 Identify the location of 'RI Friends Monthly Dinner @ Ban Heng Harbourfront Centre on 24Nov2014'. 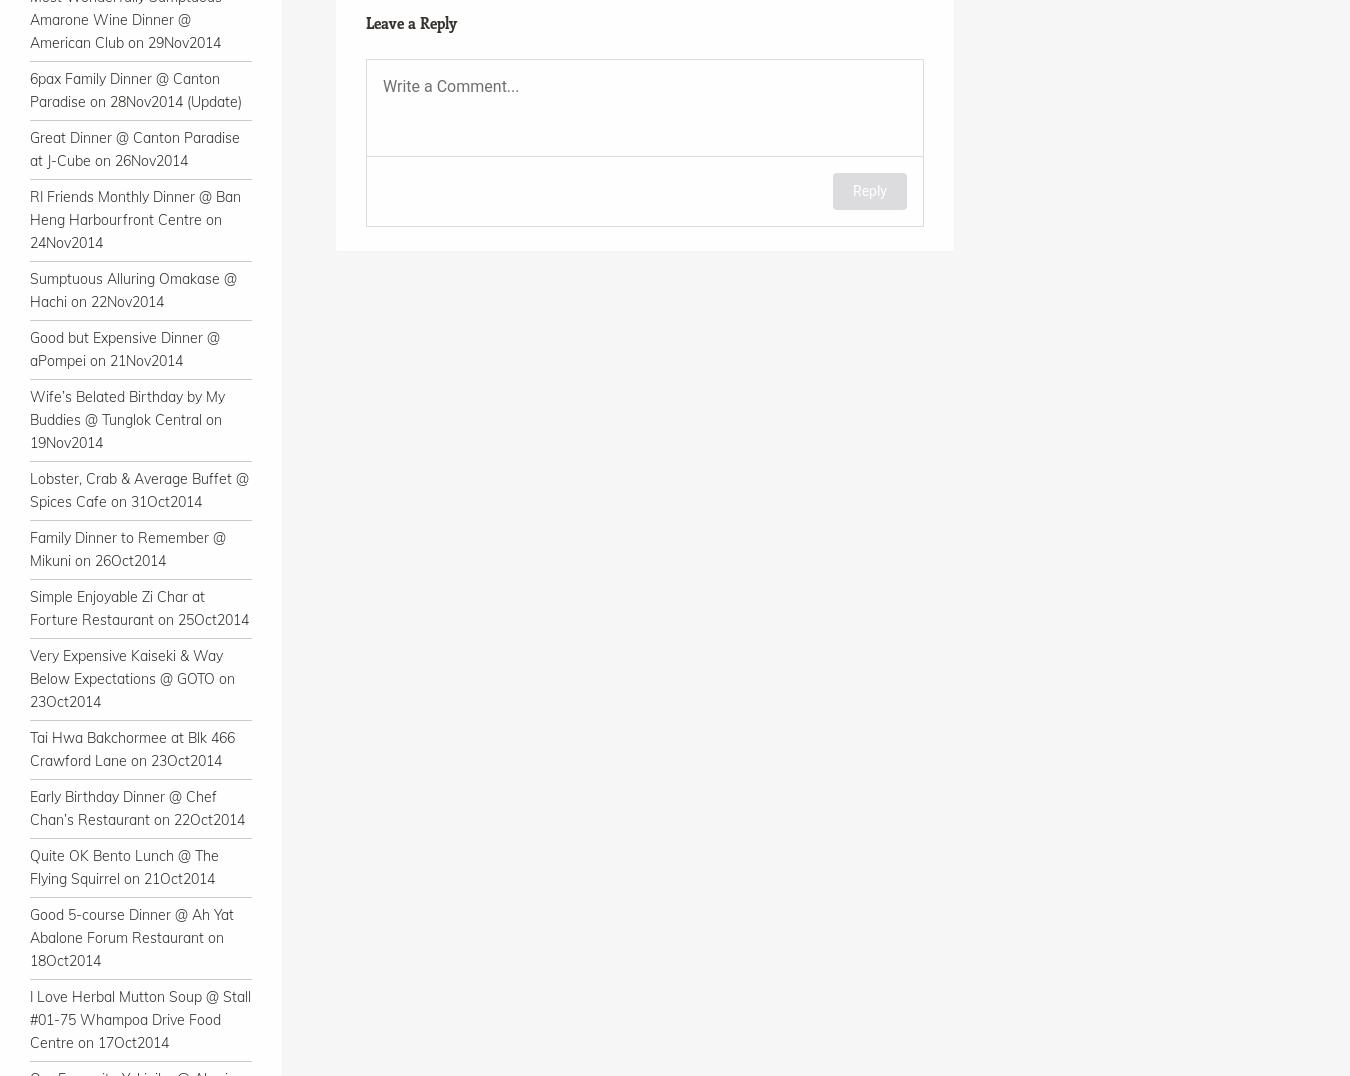
(135, 219).